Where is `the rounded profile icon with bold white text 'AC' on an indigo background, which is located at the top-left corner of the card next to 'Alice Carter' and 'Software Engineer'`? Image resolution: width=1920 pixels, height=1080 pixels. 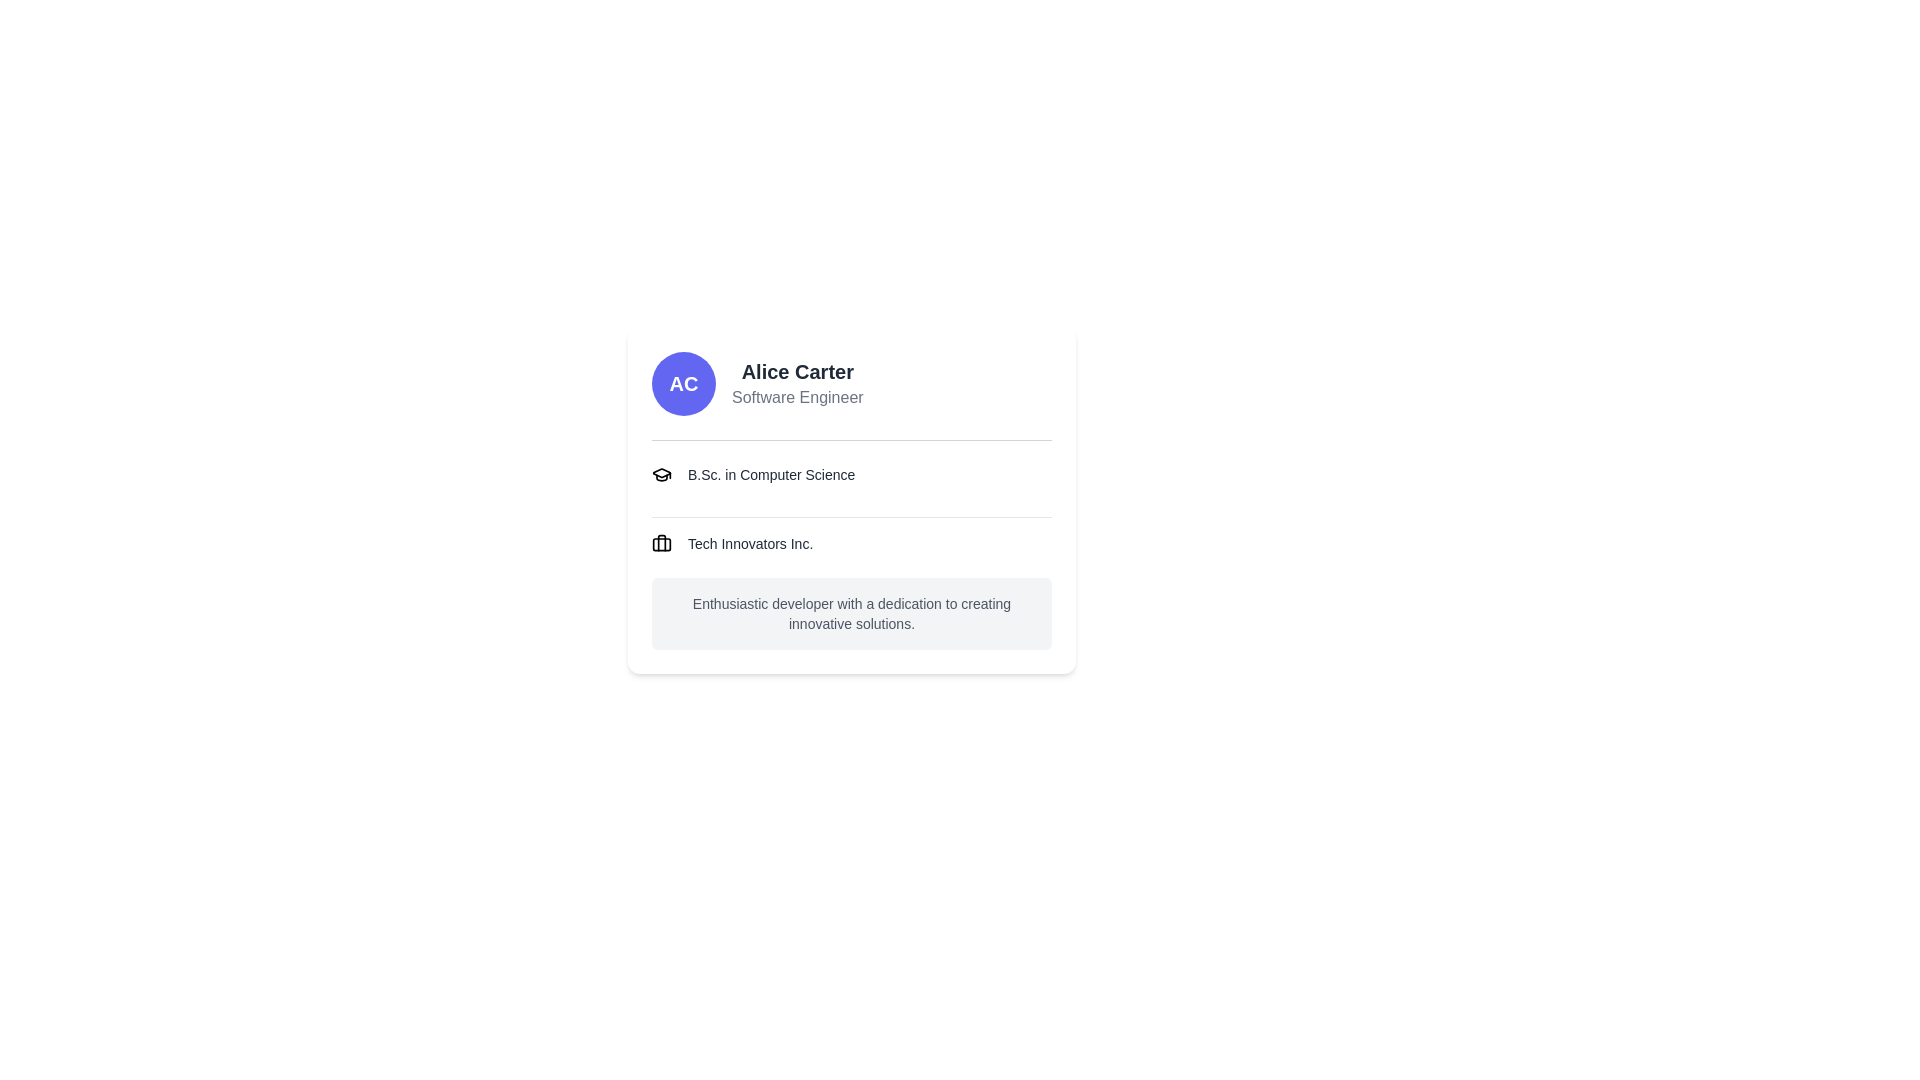
the rounded profile icon with bold white text 'AC' on an indigo background, which is located at the top-left corner of the card next to 'Alice Carter' and 'Software Engineer' is located at coordinates (684, 384).